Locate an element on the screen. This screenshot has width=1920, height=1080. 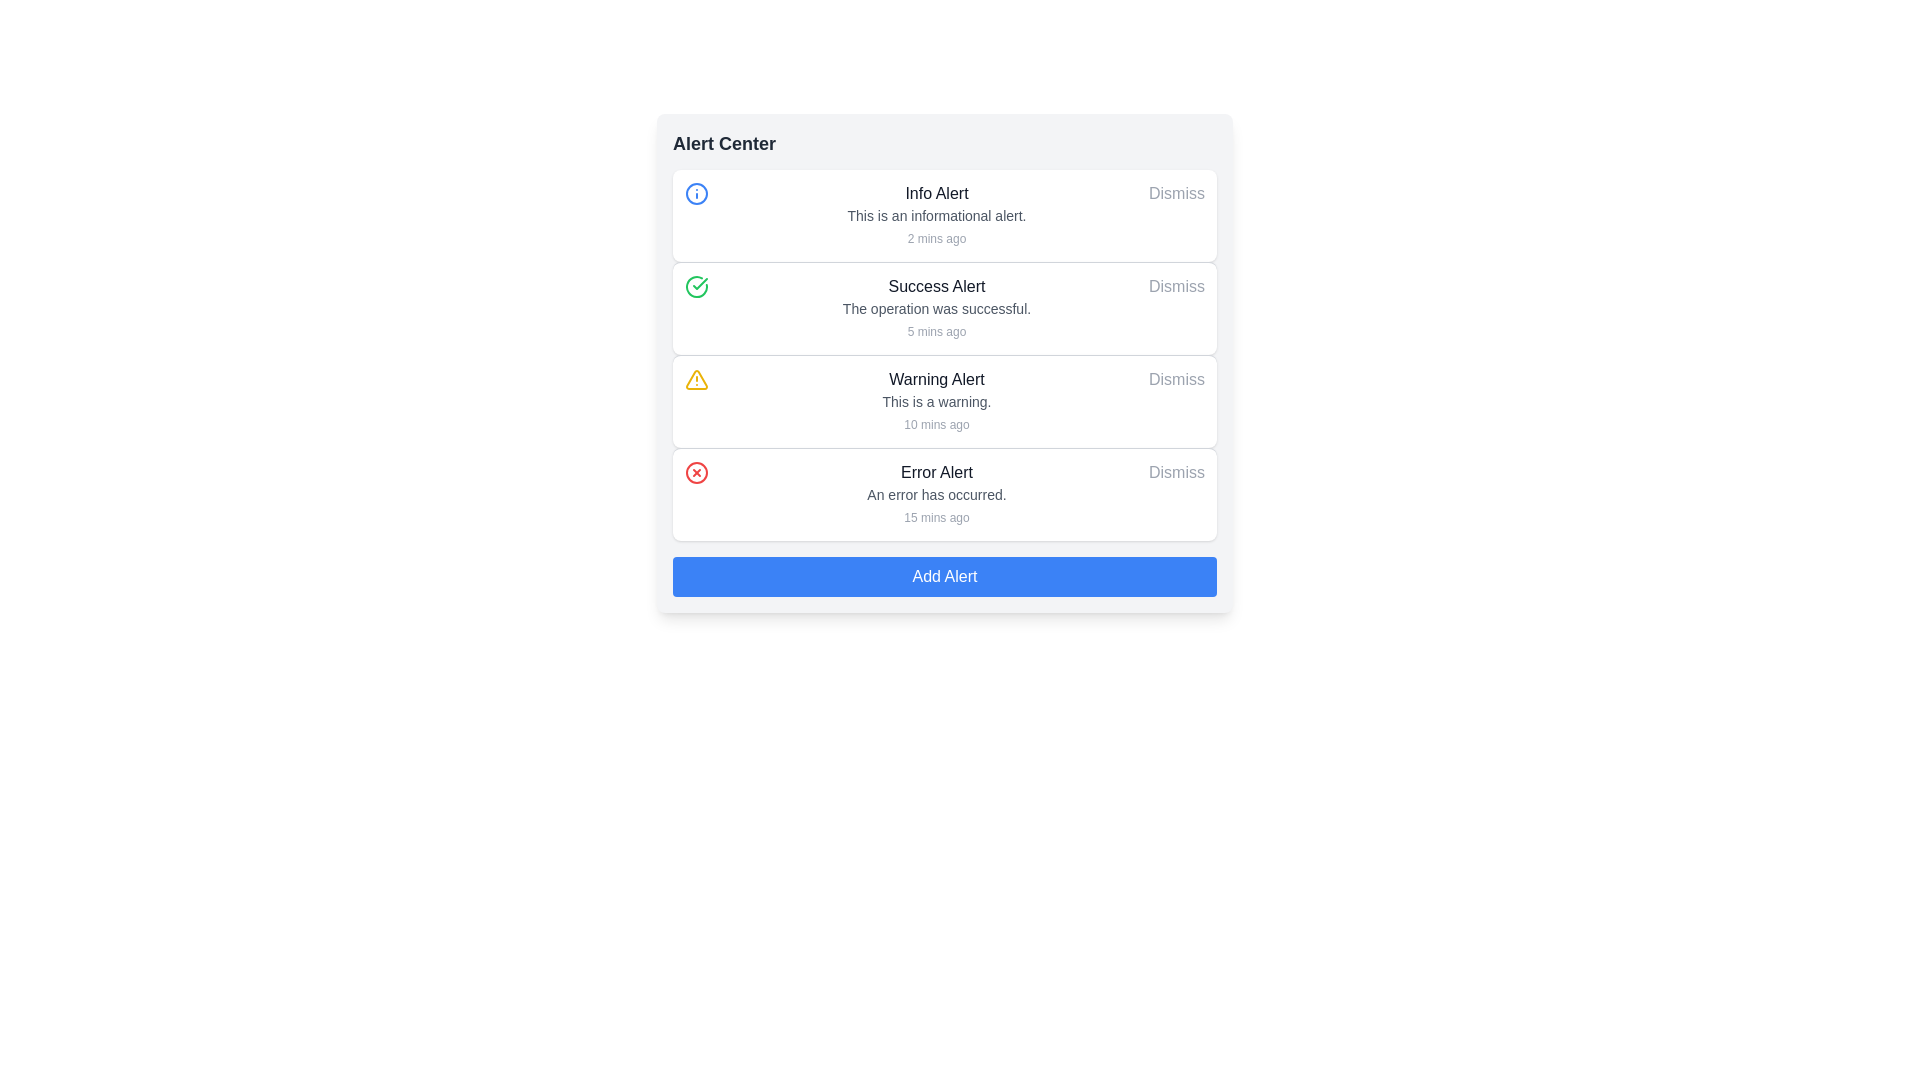
the design of the warning alert icon located in the third row of the alert list in the 'Alert Center', aligned to the left side of the row is located at coordinates (696, 379).